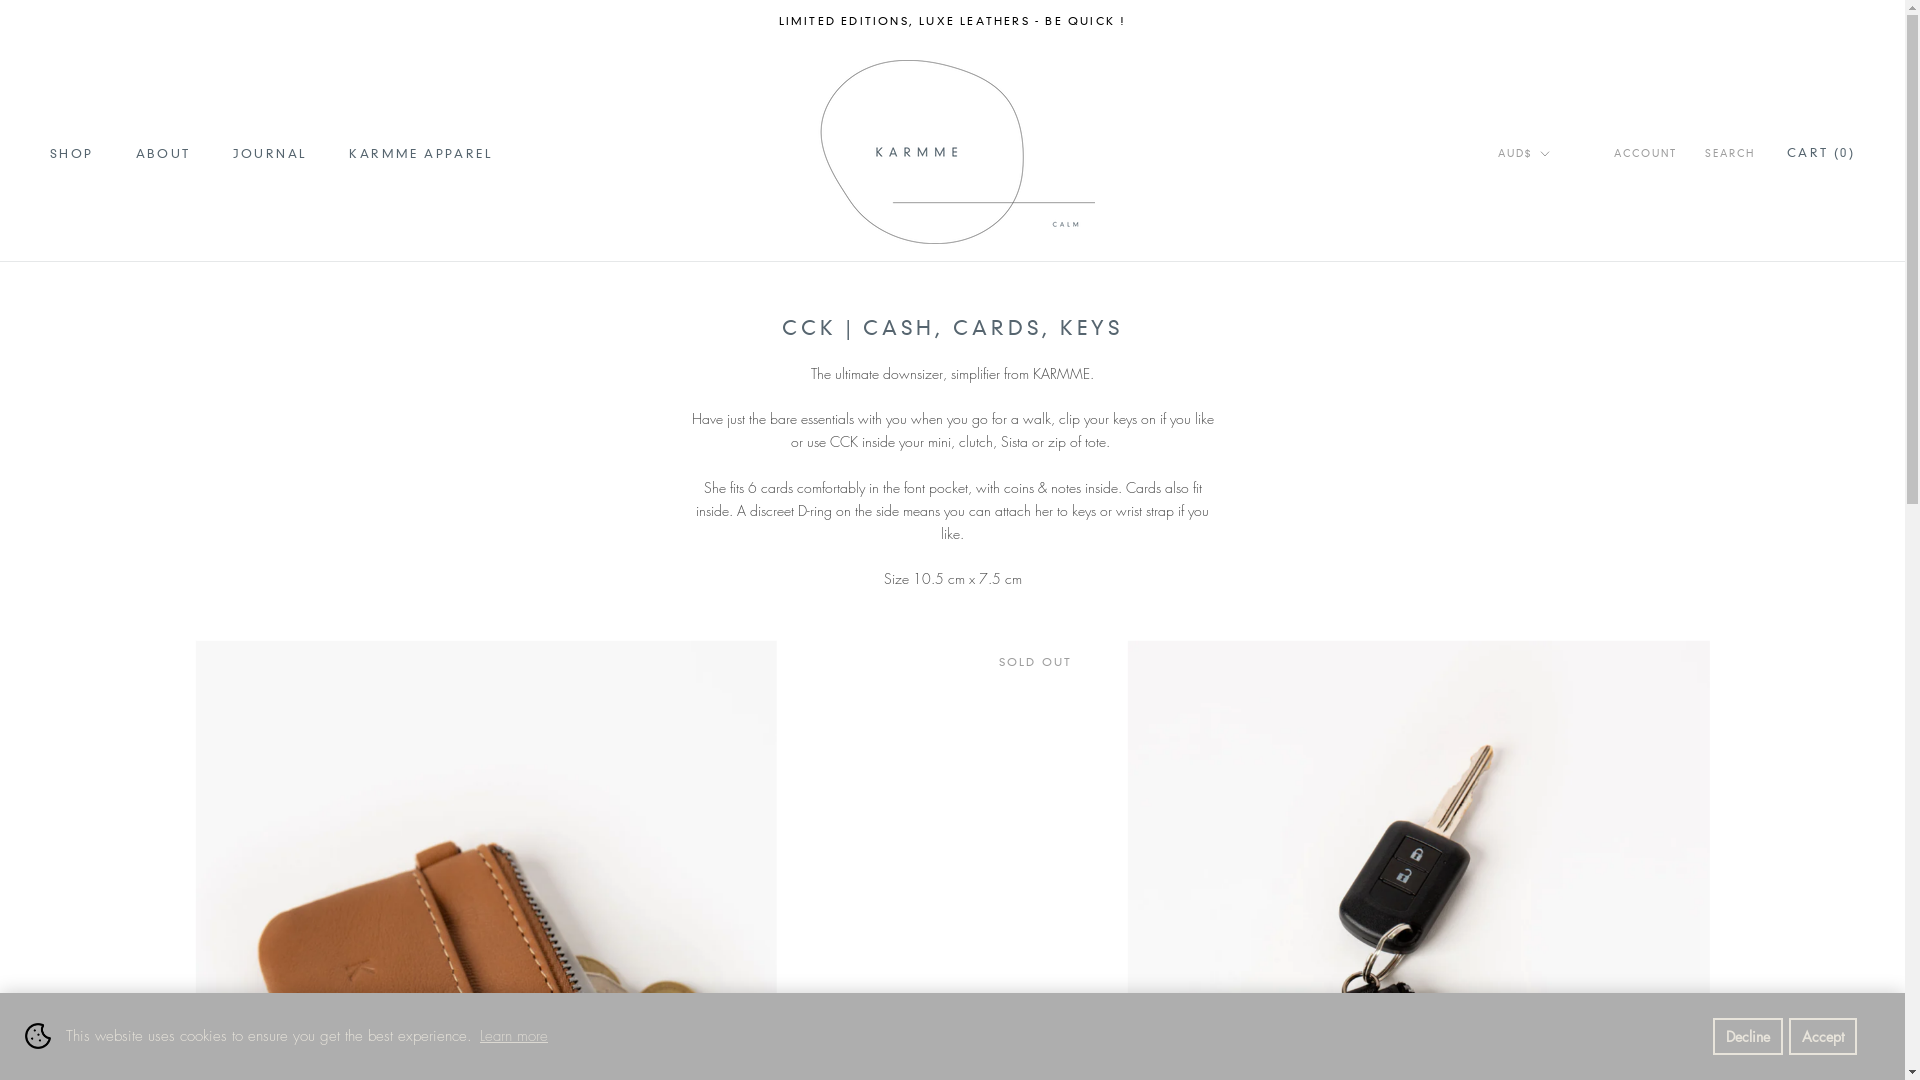  I want to click on 'ABOUT', so click(134, 152).